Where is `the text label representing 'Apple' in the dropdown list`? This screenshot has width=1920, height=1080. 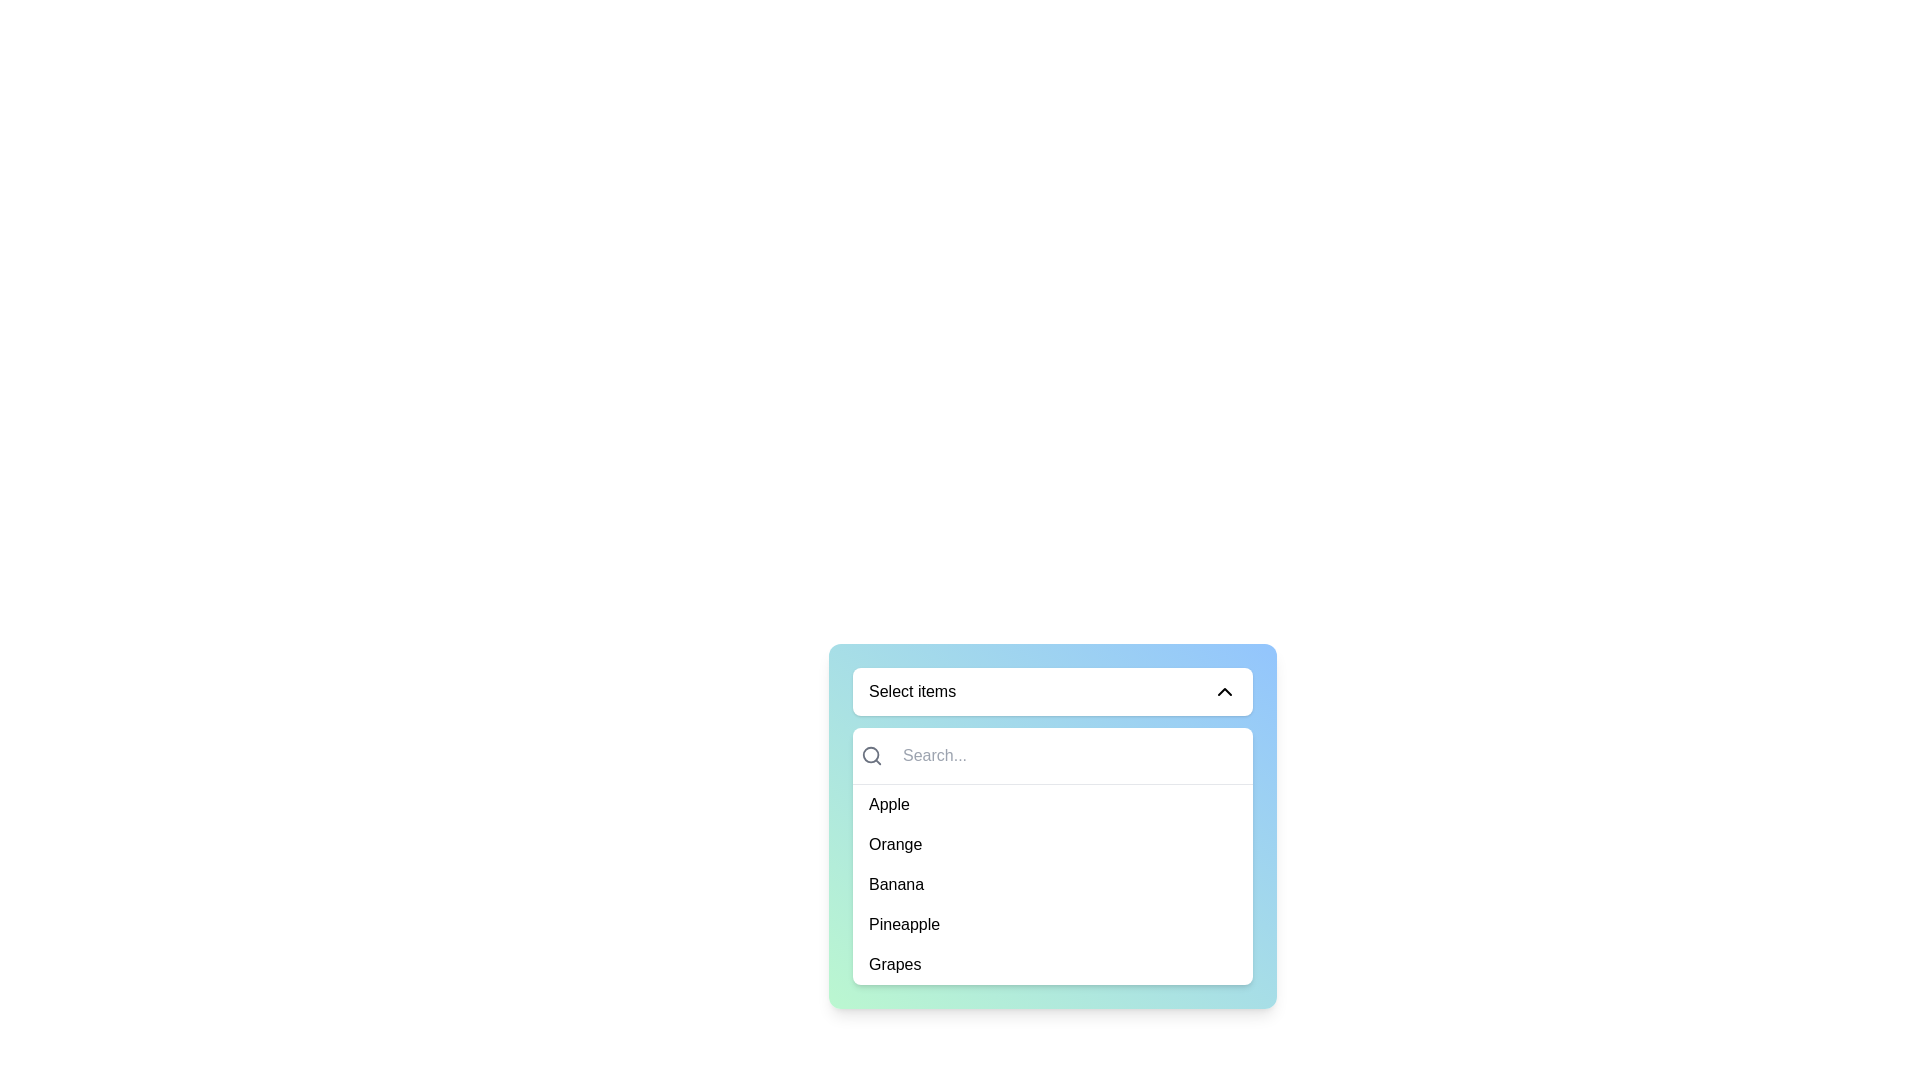
the text label representing 'Apple' in the dropdown list is located at coordinates (888, 804).